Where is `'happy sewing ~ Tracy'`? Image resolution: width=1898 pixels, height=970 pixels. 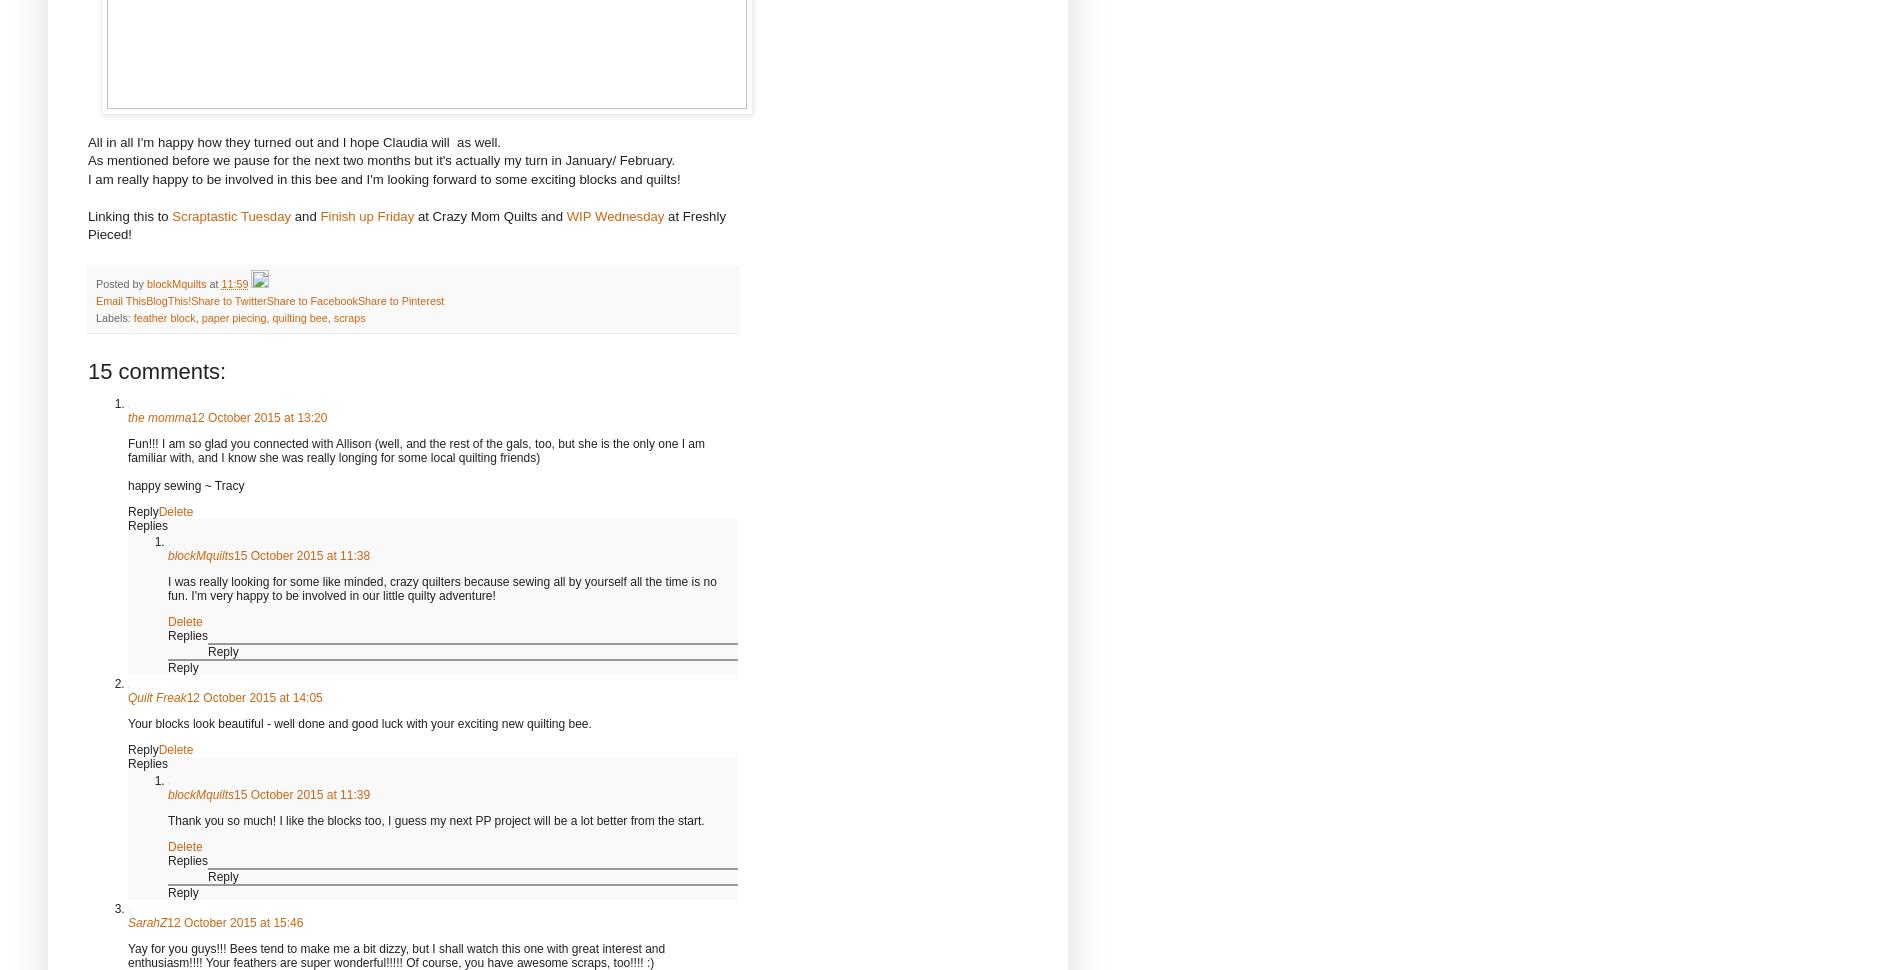 'happy sewing ~ Tracy' is located at coordinates (185, 485).